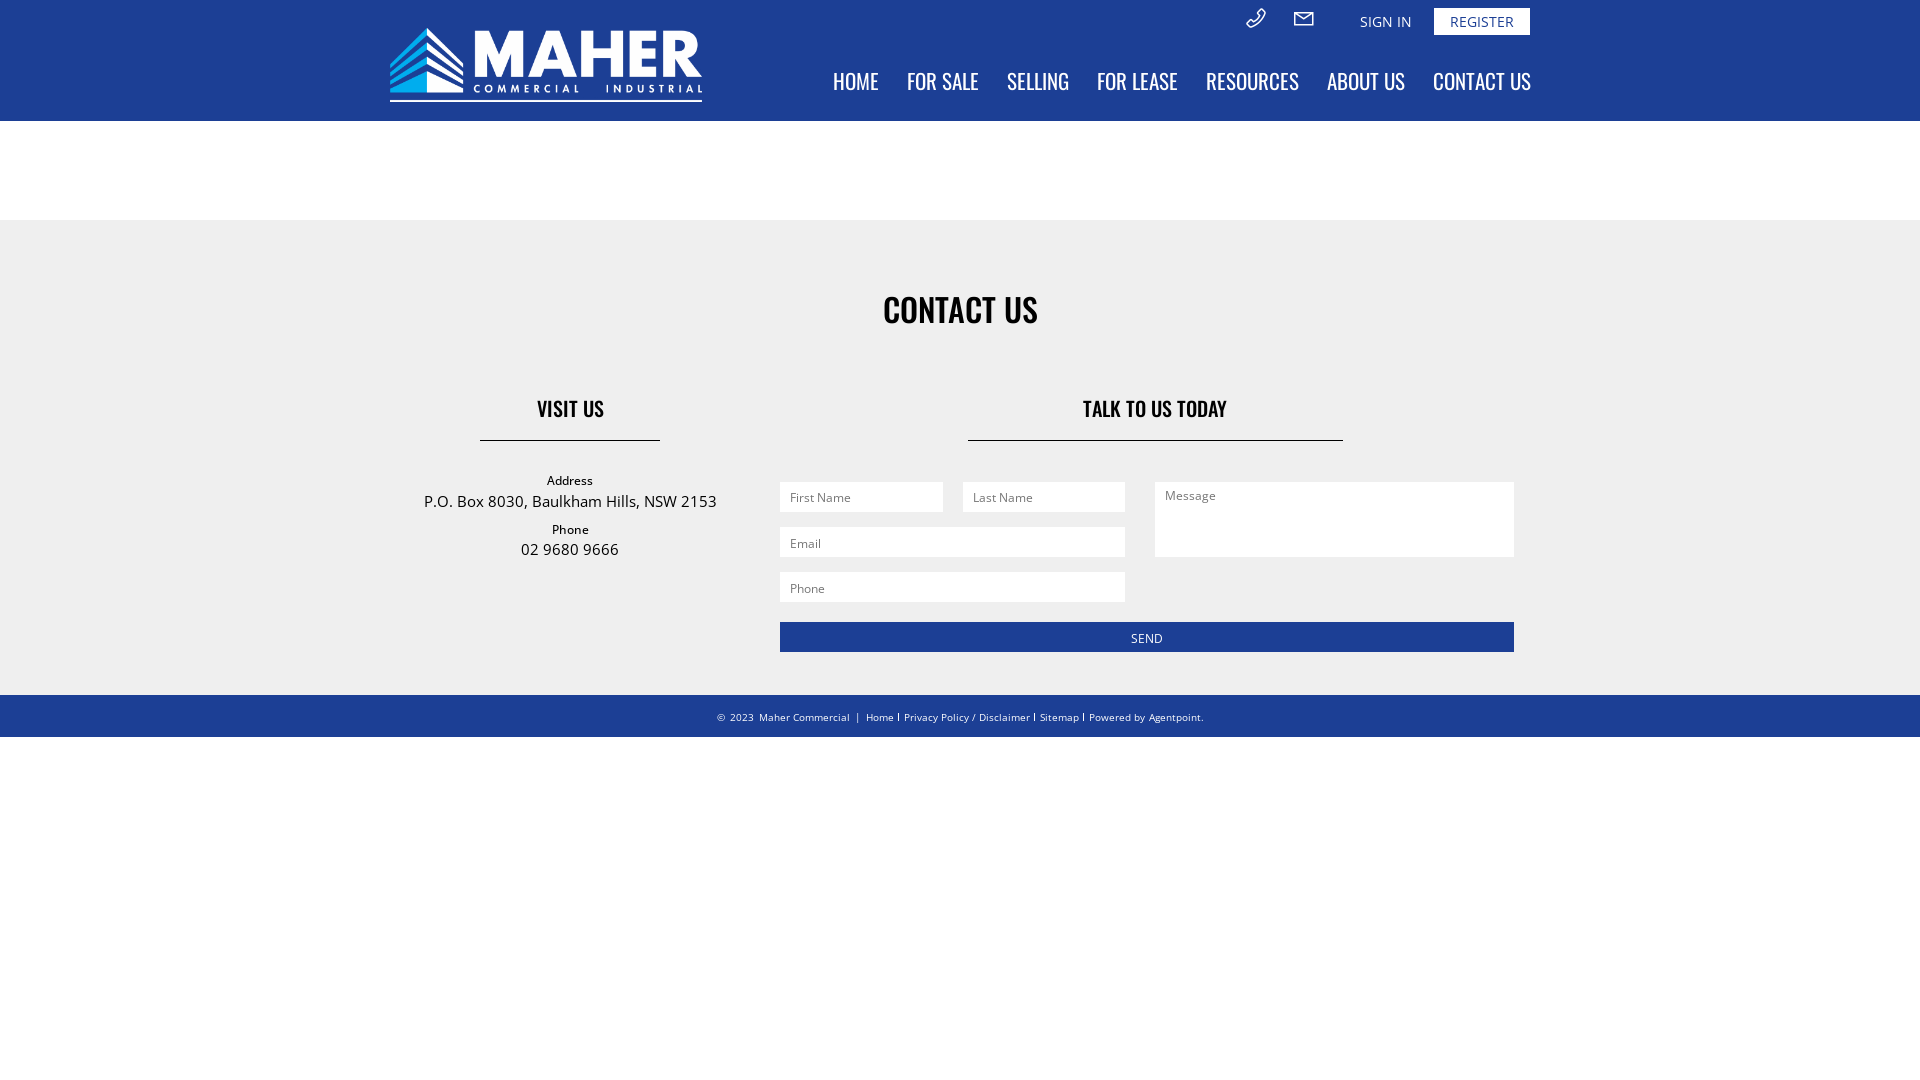 The image size is (1920, 1080). I want to click on 'SIGN IN', so click(1348, 21).